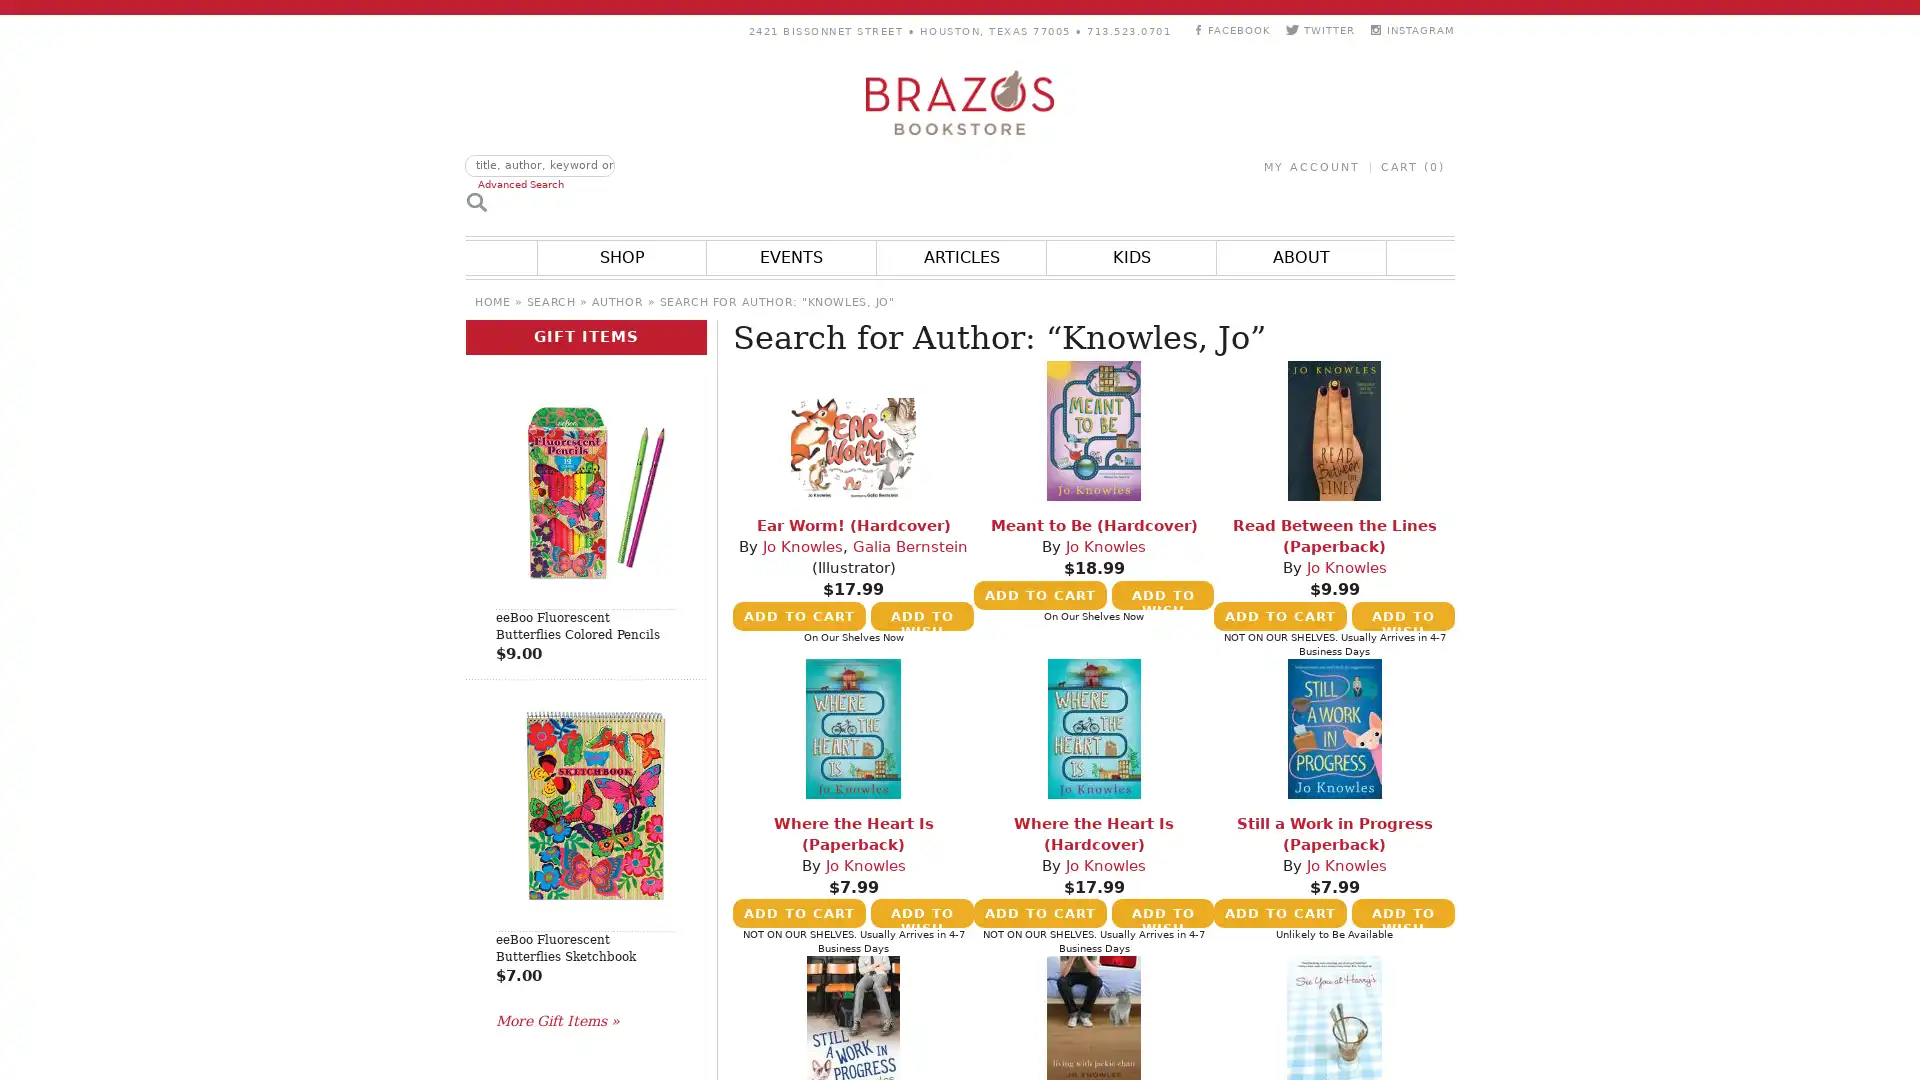  I want to click on Add to Cart, so click(1039, 913).